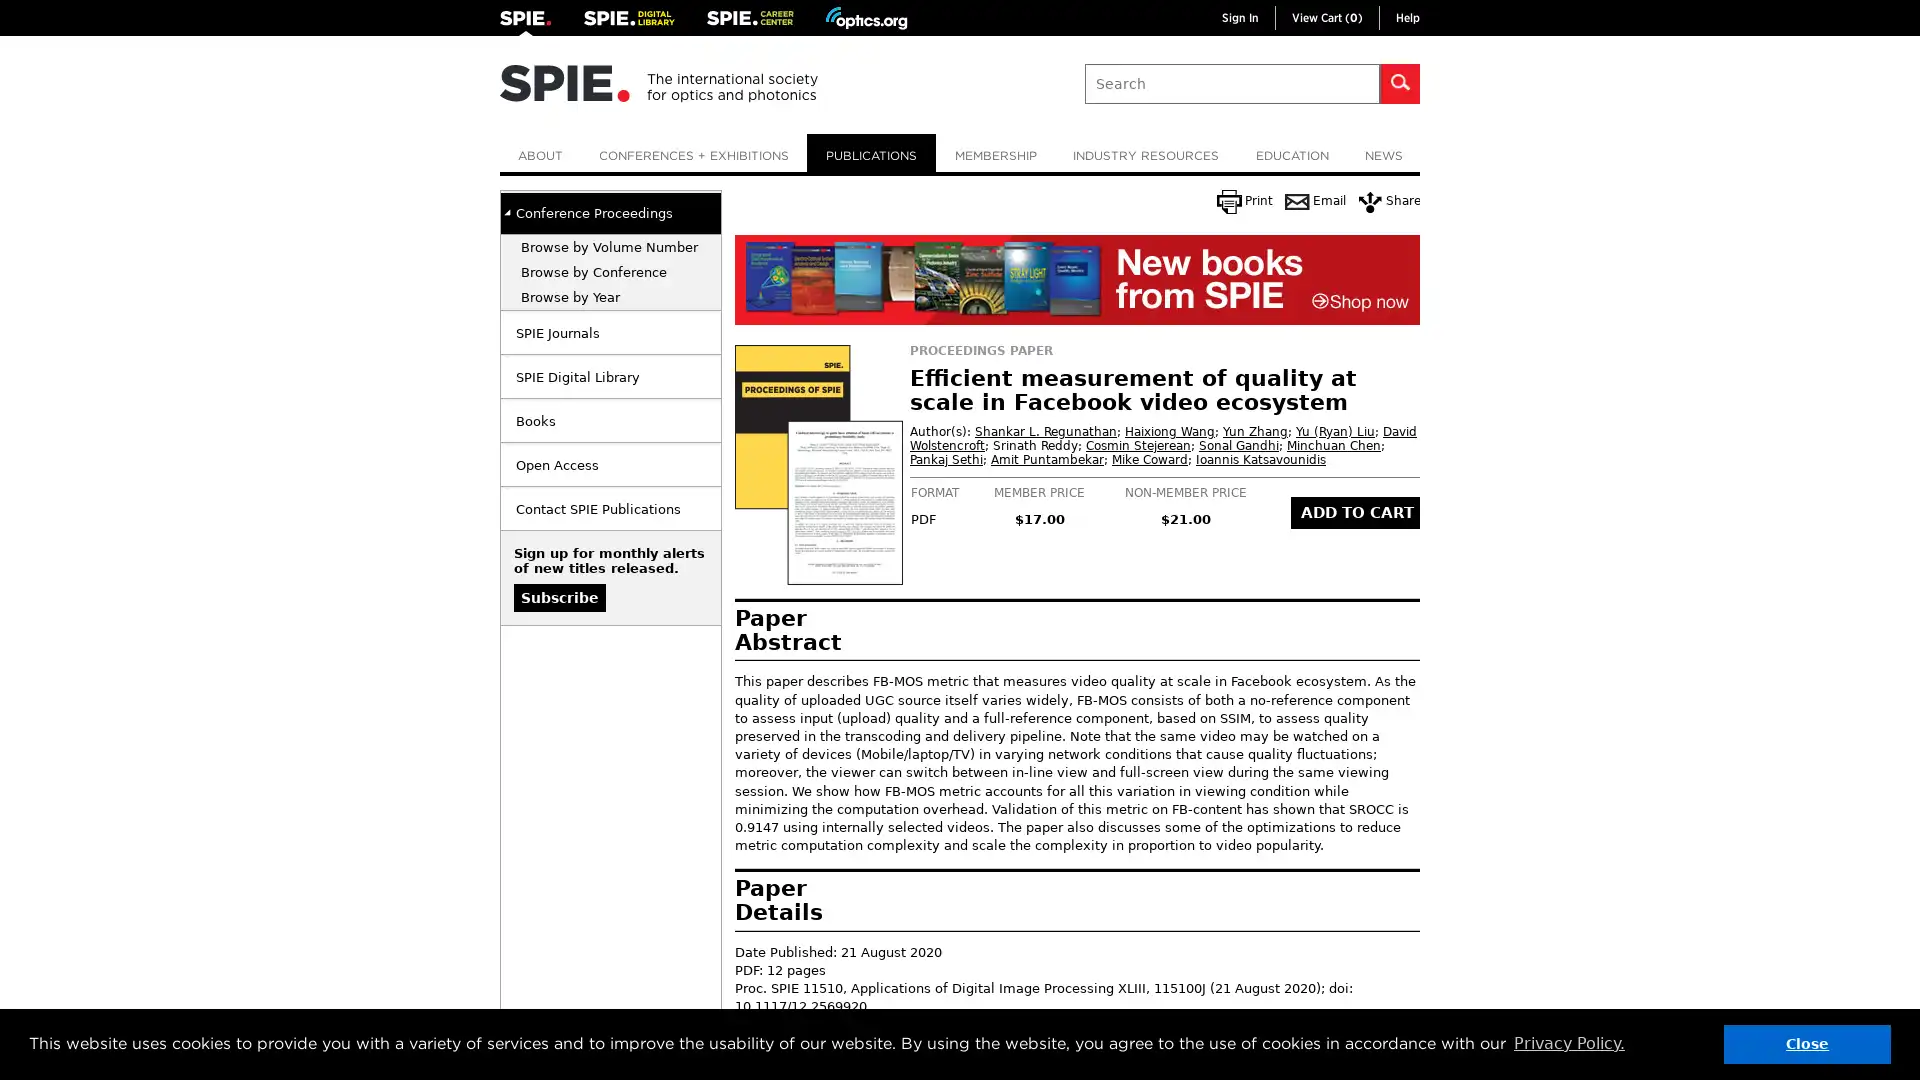  What do you see at coordinates (1568, 1043) in the screenshot?
I see `learn more about cookies` at bounding box center [1568, 1043].